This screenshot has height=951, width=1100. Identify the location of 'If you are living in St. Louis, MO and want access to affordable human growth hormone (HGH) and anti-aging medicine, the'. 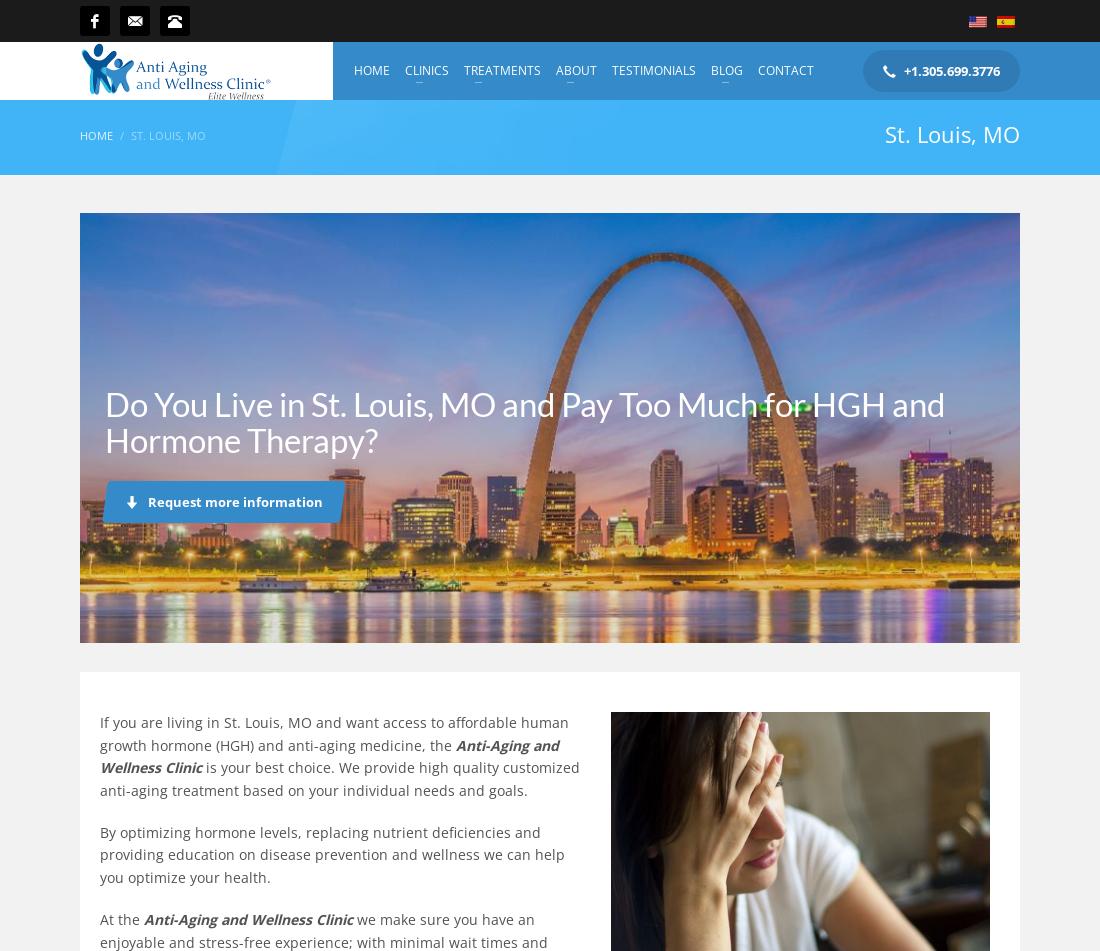
(333, 732).